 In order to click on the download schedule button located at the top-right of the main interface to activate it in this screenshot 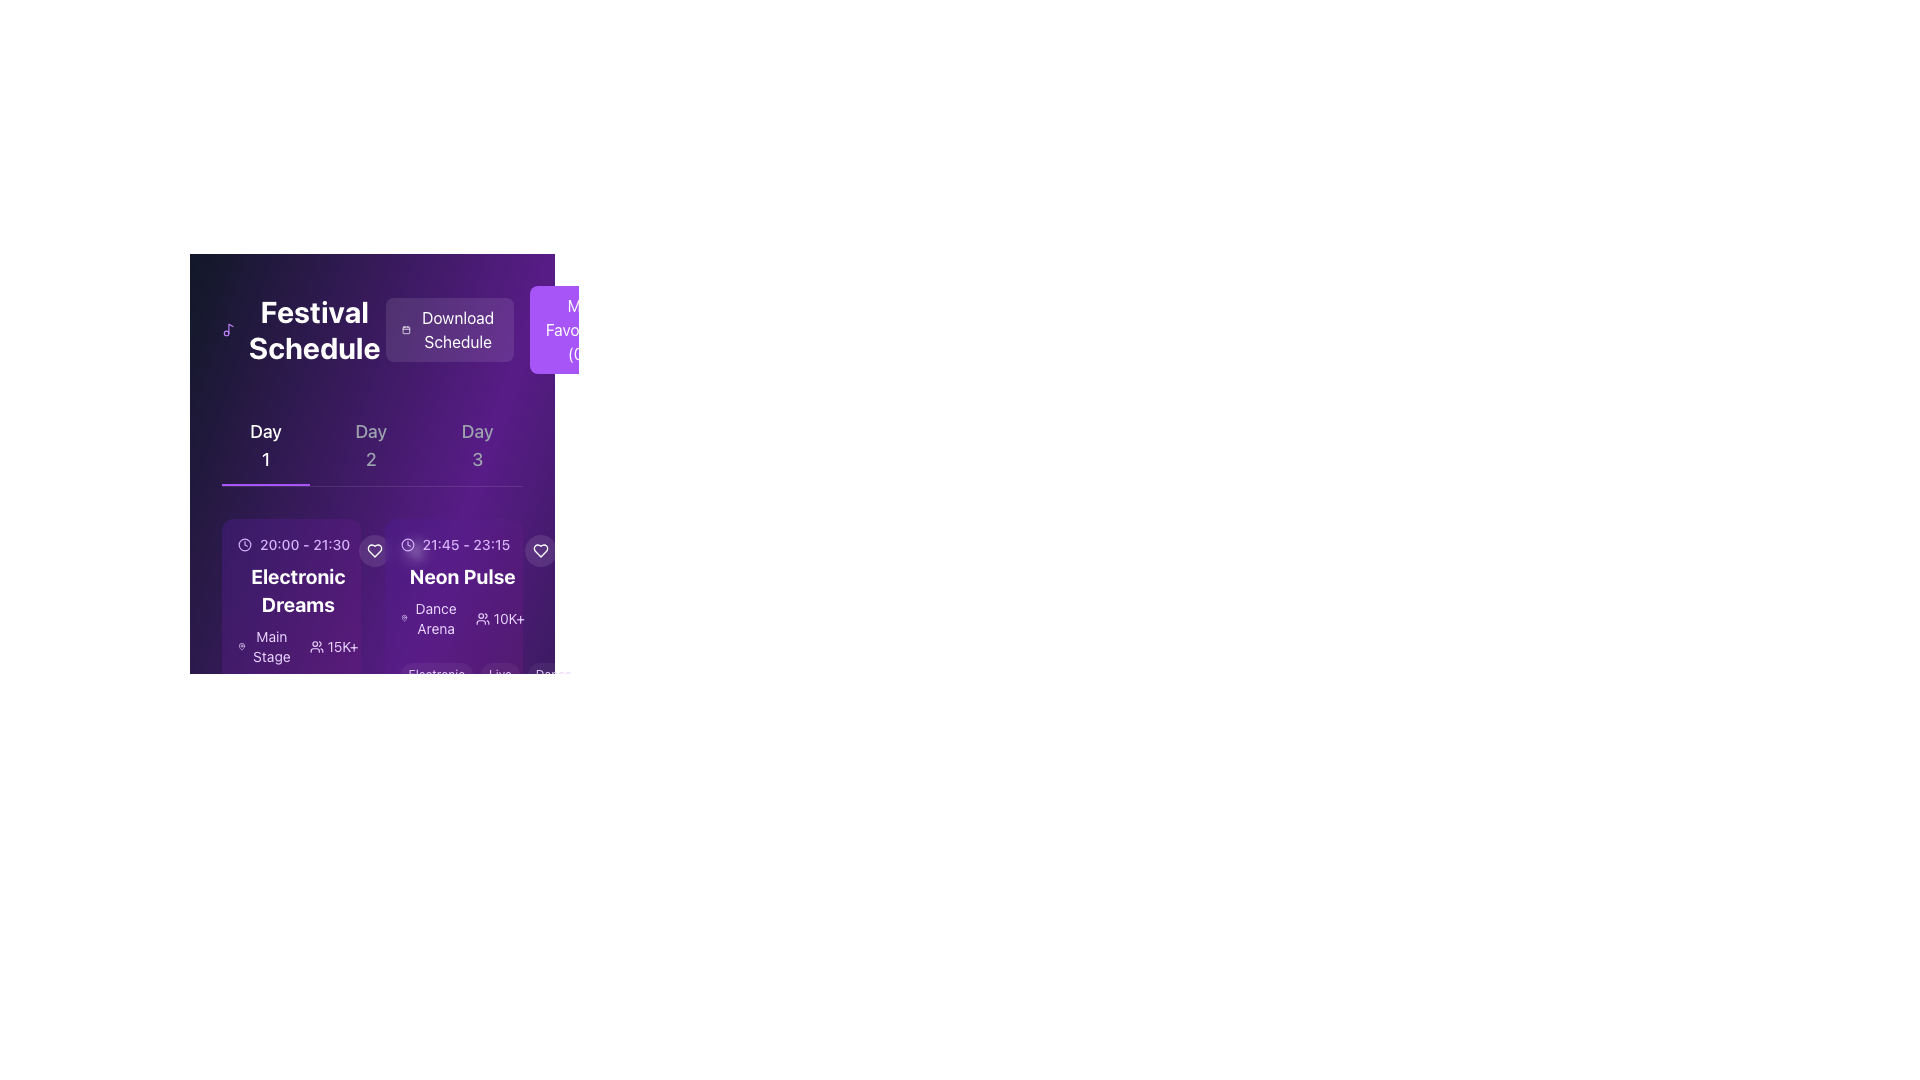, I will do `click(448, 329)`.